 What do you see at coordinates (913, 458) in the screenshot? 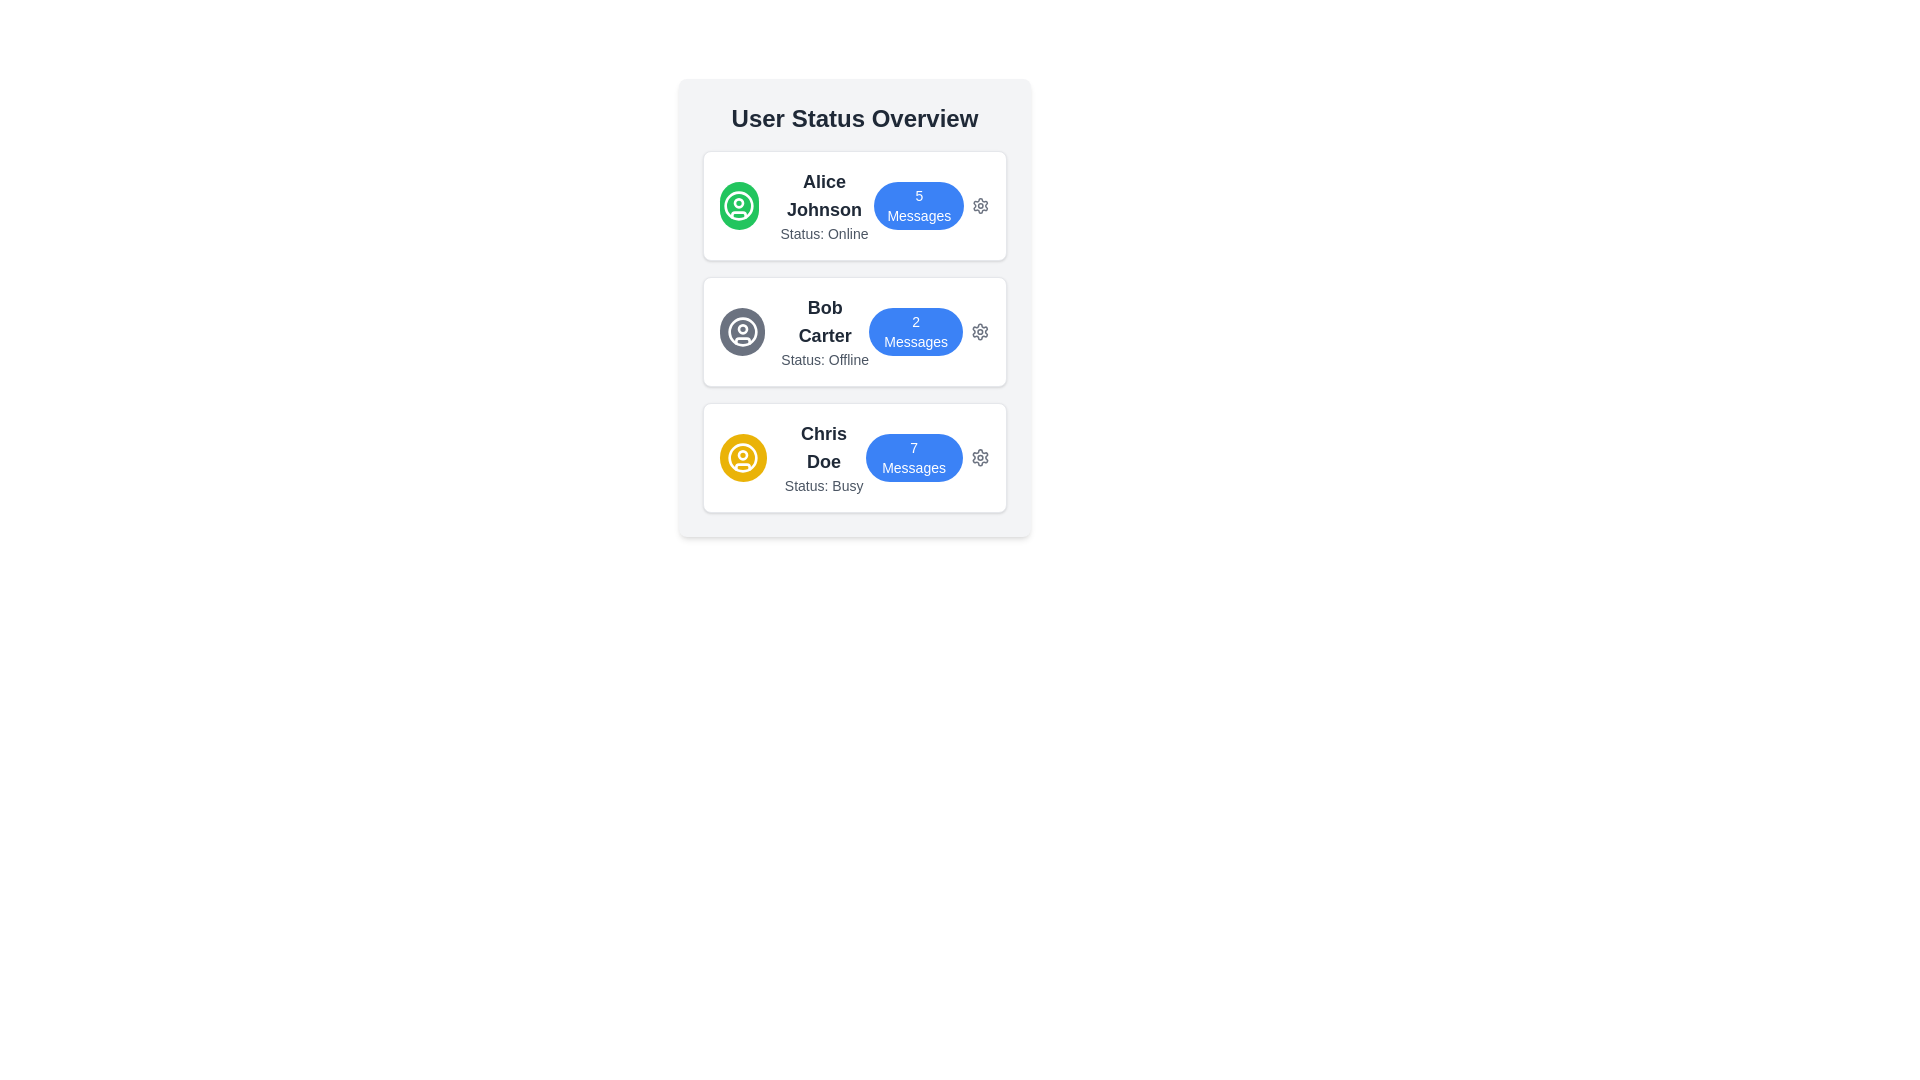
I see `the informational badge displaying the number of messages for 'Chris Doe', located in the bottom section of the 'User Status Overview' card` at bounding box center [913, 458].